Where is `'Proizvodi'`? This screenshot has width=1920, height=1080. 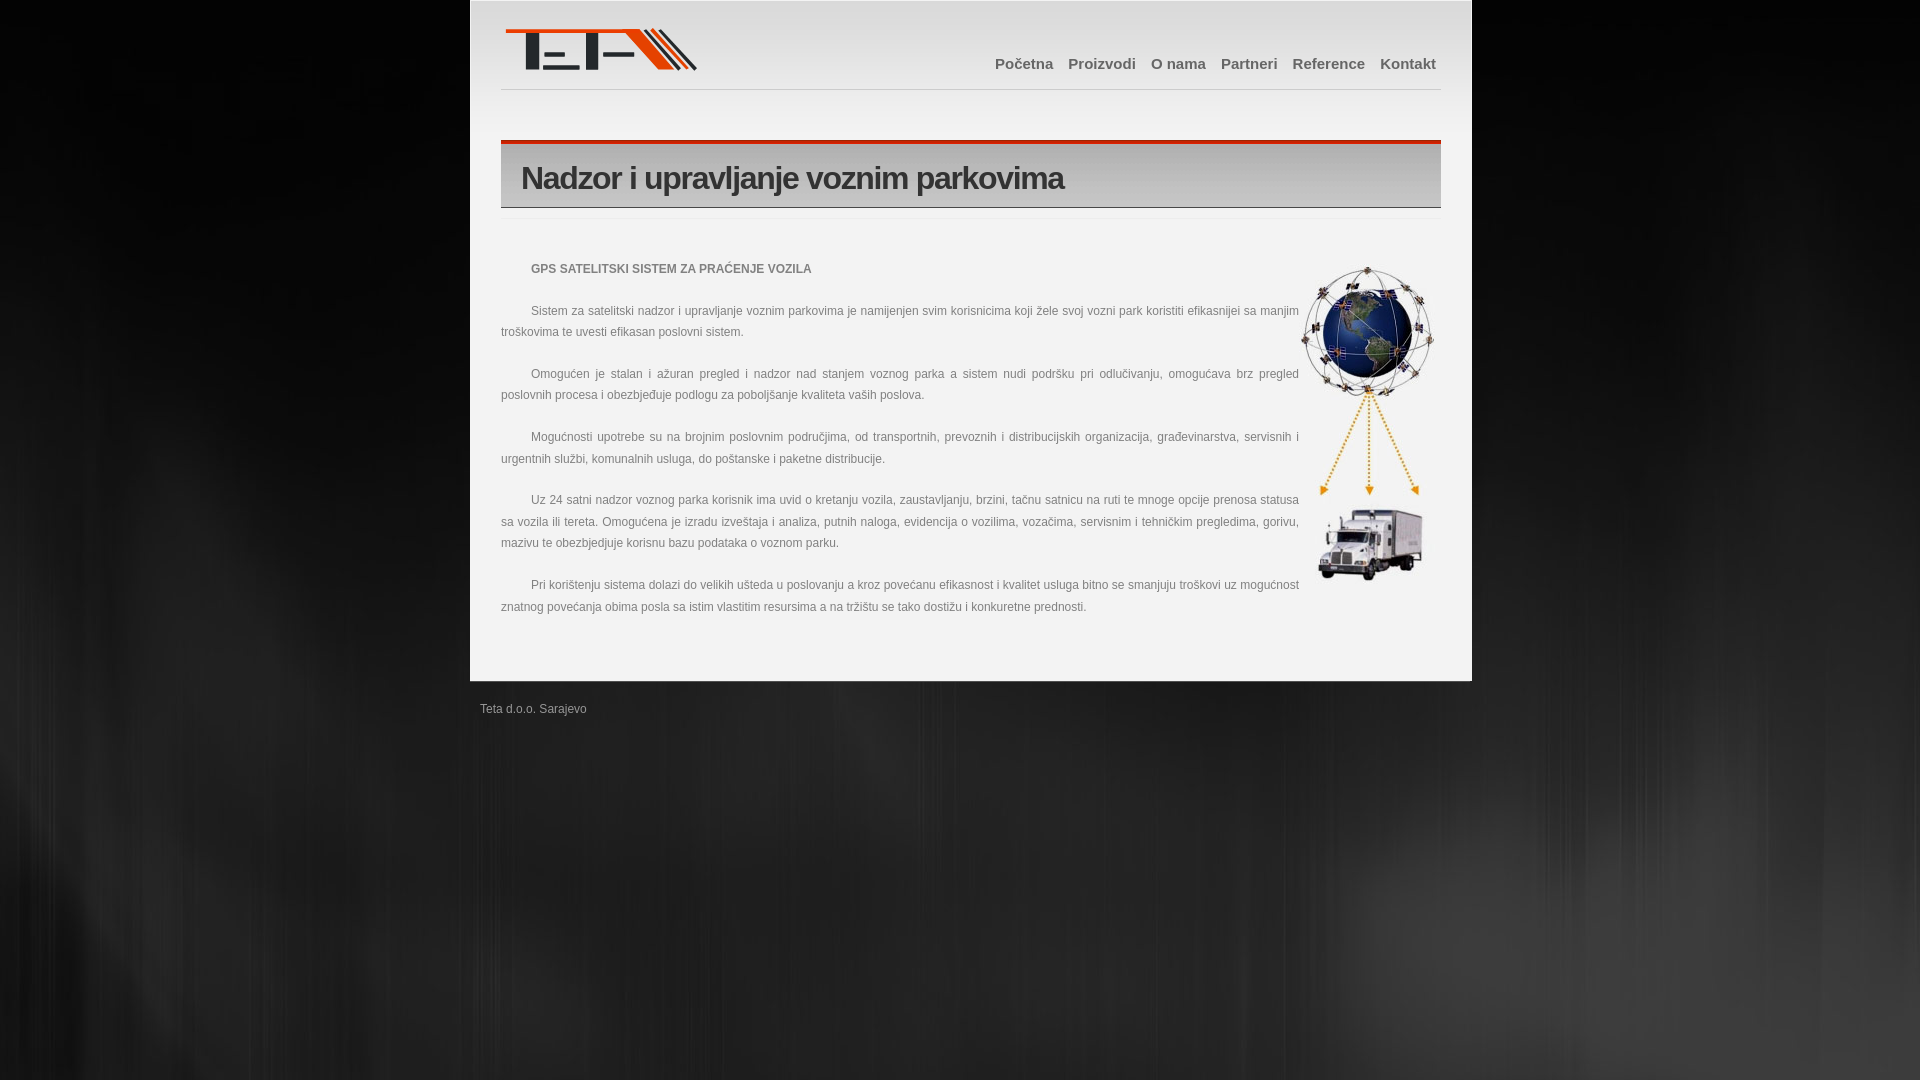 'Proizvodi' is located at coordinates (1101, 62).